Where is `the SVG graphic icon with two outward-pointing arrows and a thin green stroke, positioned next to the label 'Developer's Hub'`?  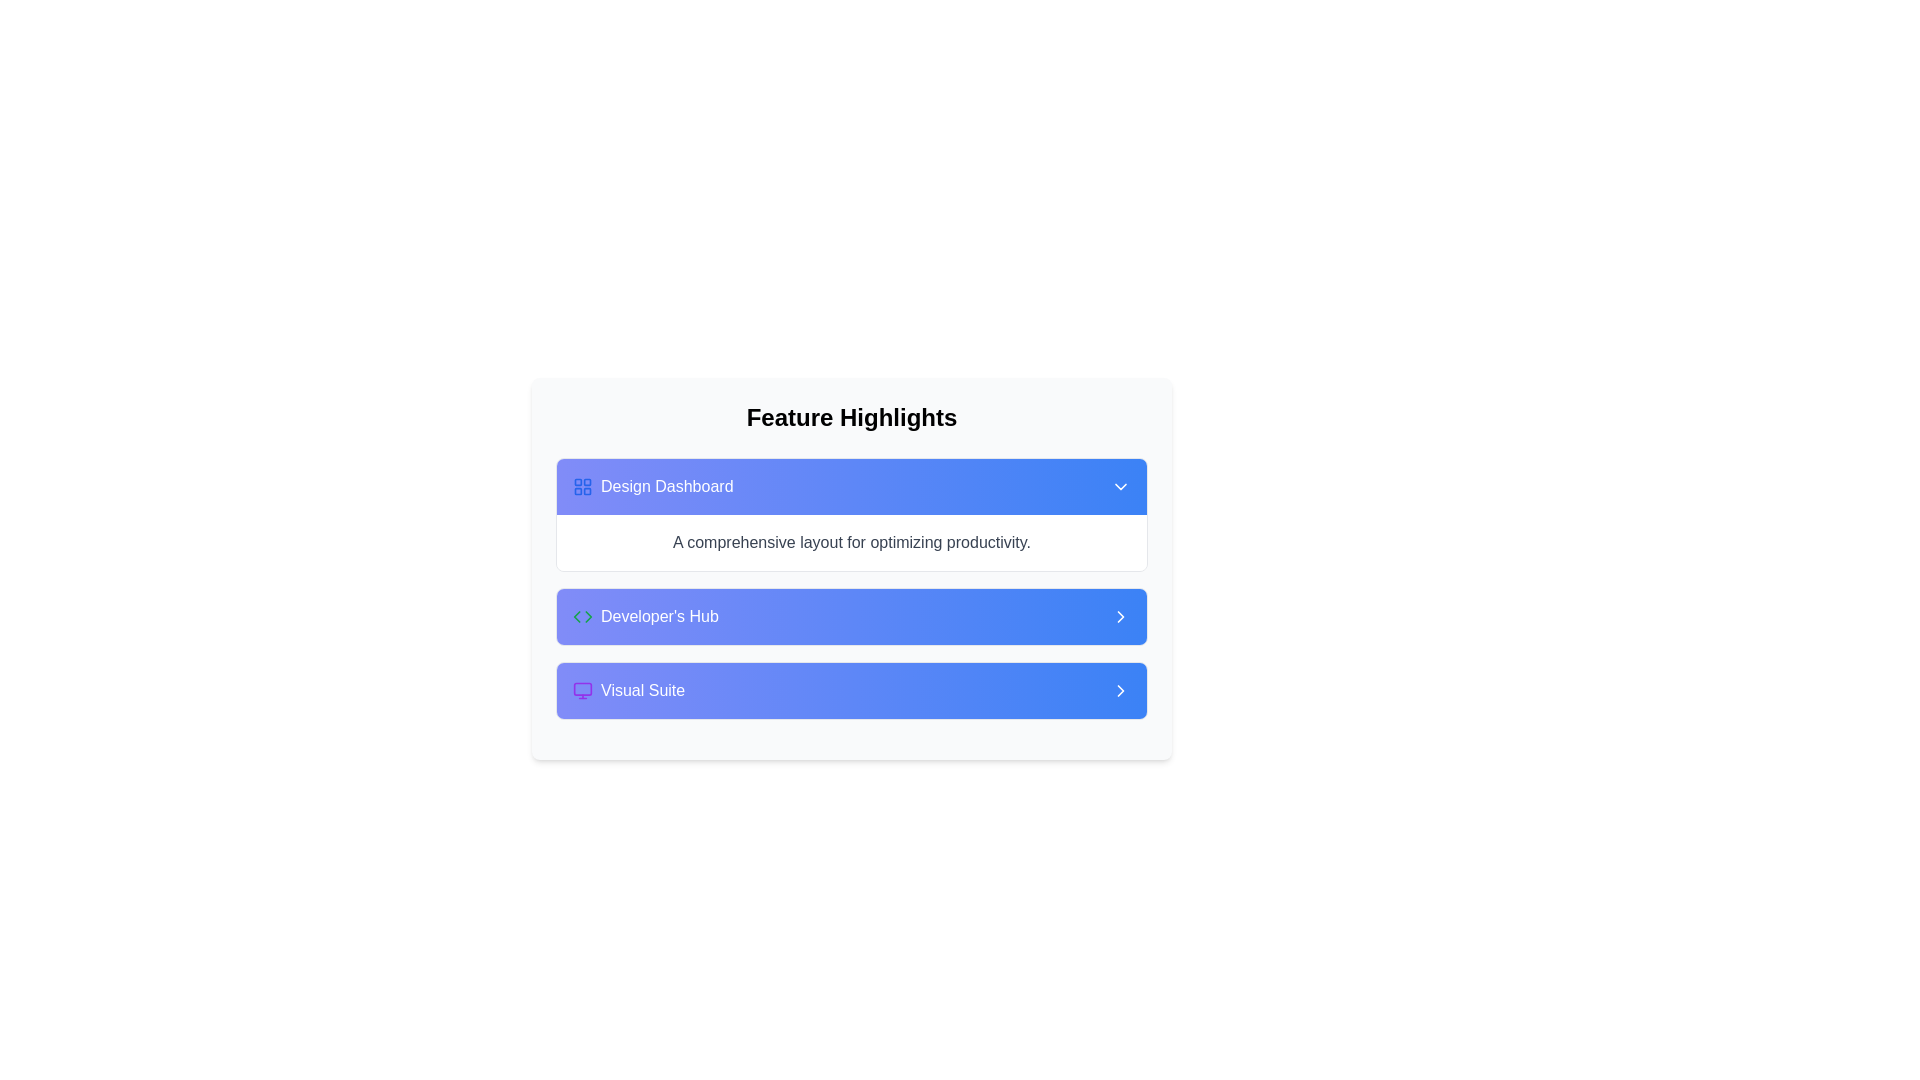 the SVG graphic icon with two outward-pointing arrows and a thin green stroke, positioned next to the label 'Developer's Hub' is located at coordinates (581, 616).